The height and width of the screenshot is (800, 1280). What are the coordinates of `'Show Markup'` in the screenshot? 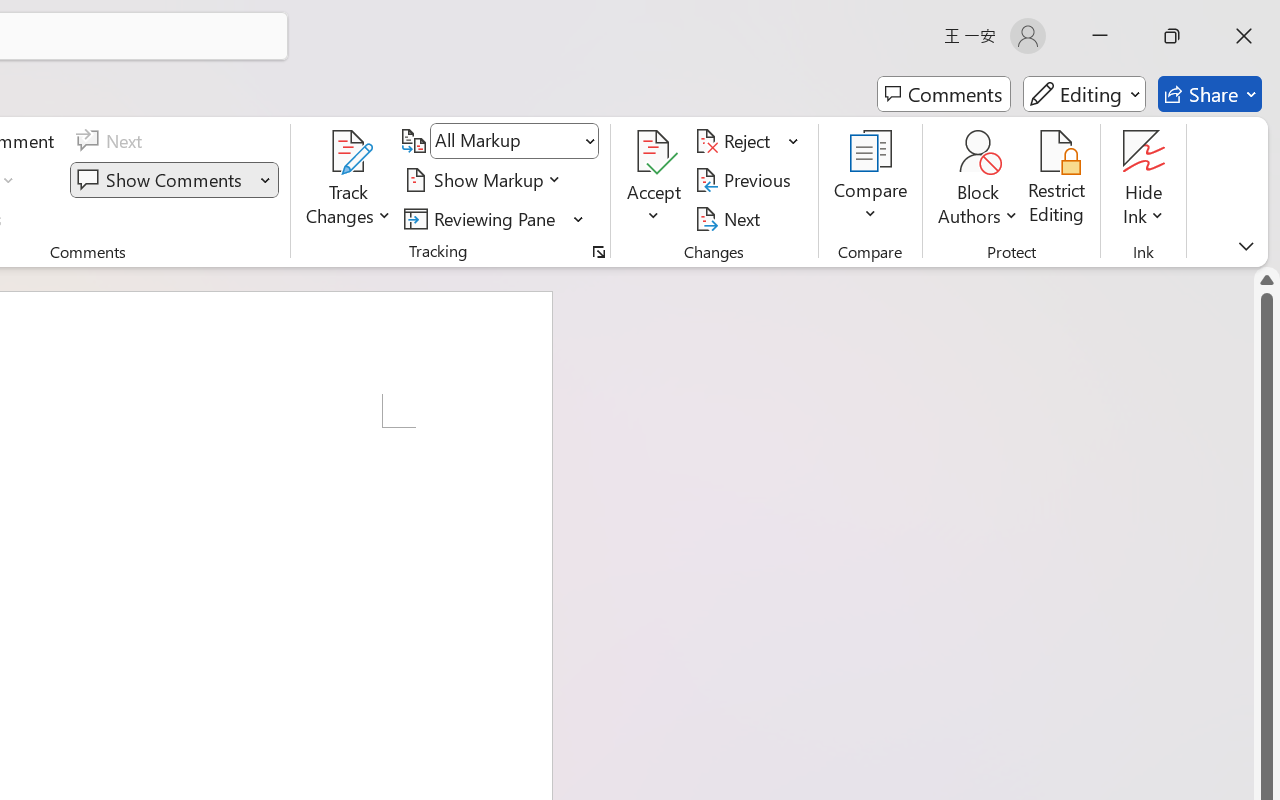 It's located at (485, 179).